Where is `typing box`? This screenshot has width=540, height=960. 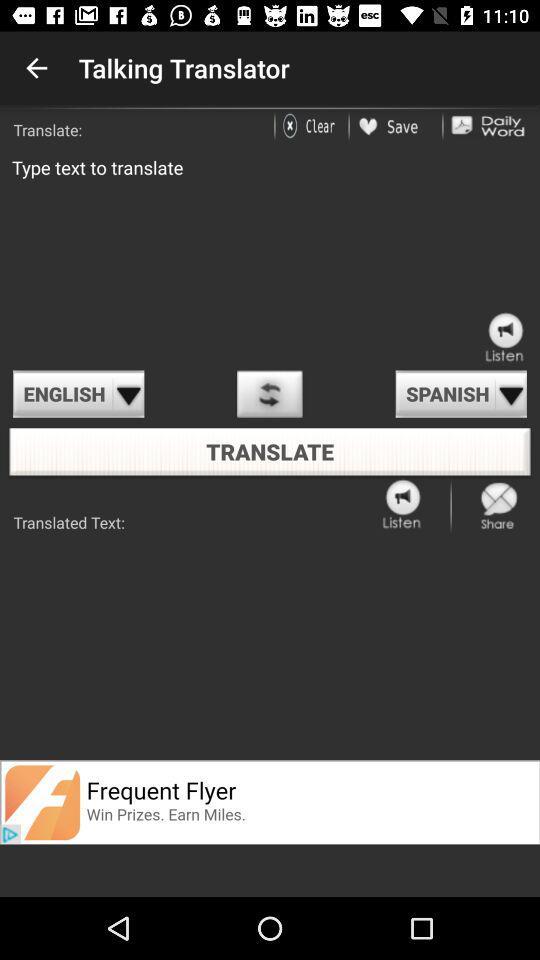 typing box is located at coordinates (270, 253).